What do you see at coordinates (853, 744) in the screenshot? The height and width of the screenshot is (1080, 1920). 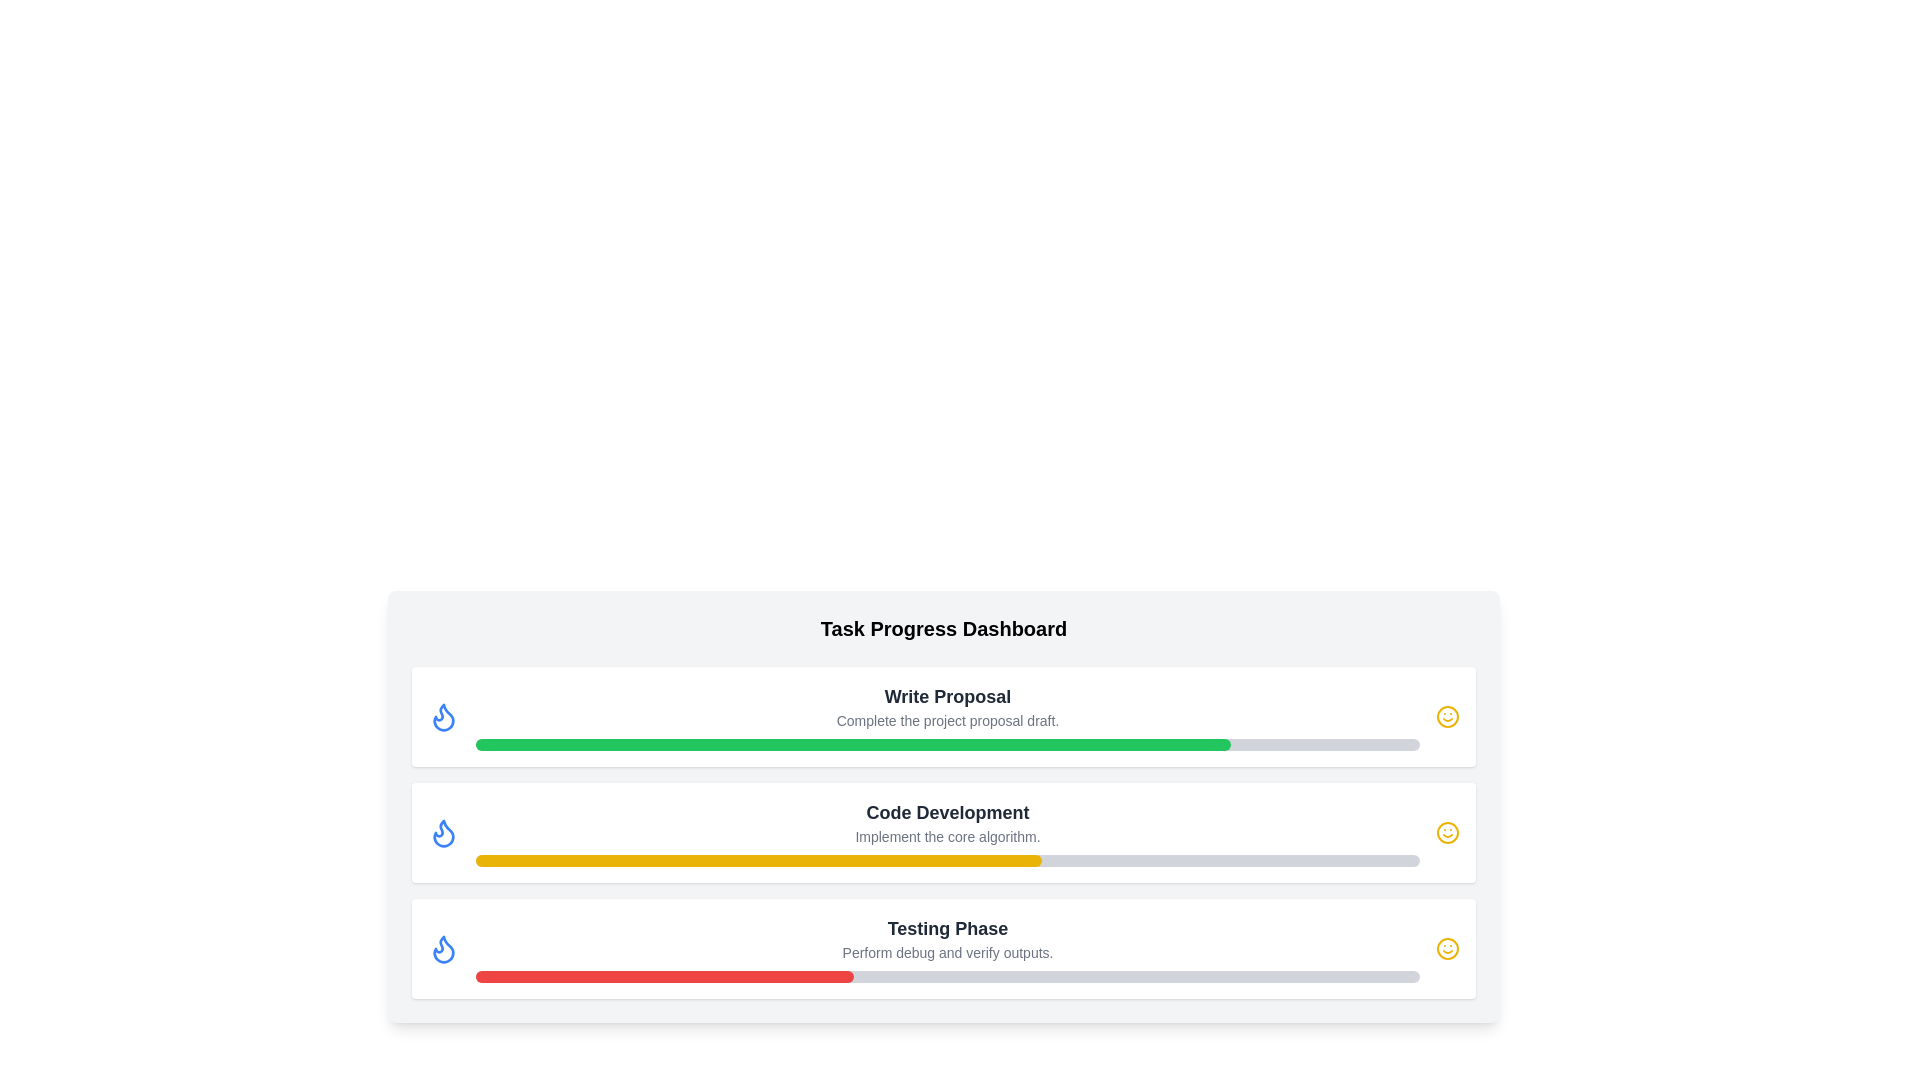 I see `the first progress bar in the 'Task Progress Dashboard' that represents the progress of the 'Write Proposal' activity` at bounding box center [853, 744].